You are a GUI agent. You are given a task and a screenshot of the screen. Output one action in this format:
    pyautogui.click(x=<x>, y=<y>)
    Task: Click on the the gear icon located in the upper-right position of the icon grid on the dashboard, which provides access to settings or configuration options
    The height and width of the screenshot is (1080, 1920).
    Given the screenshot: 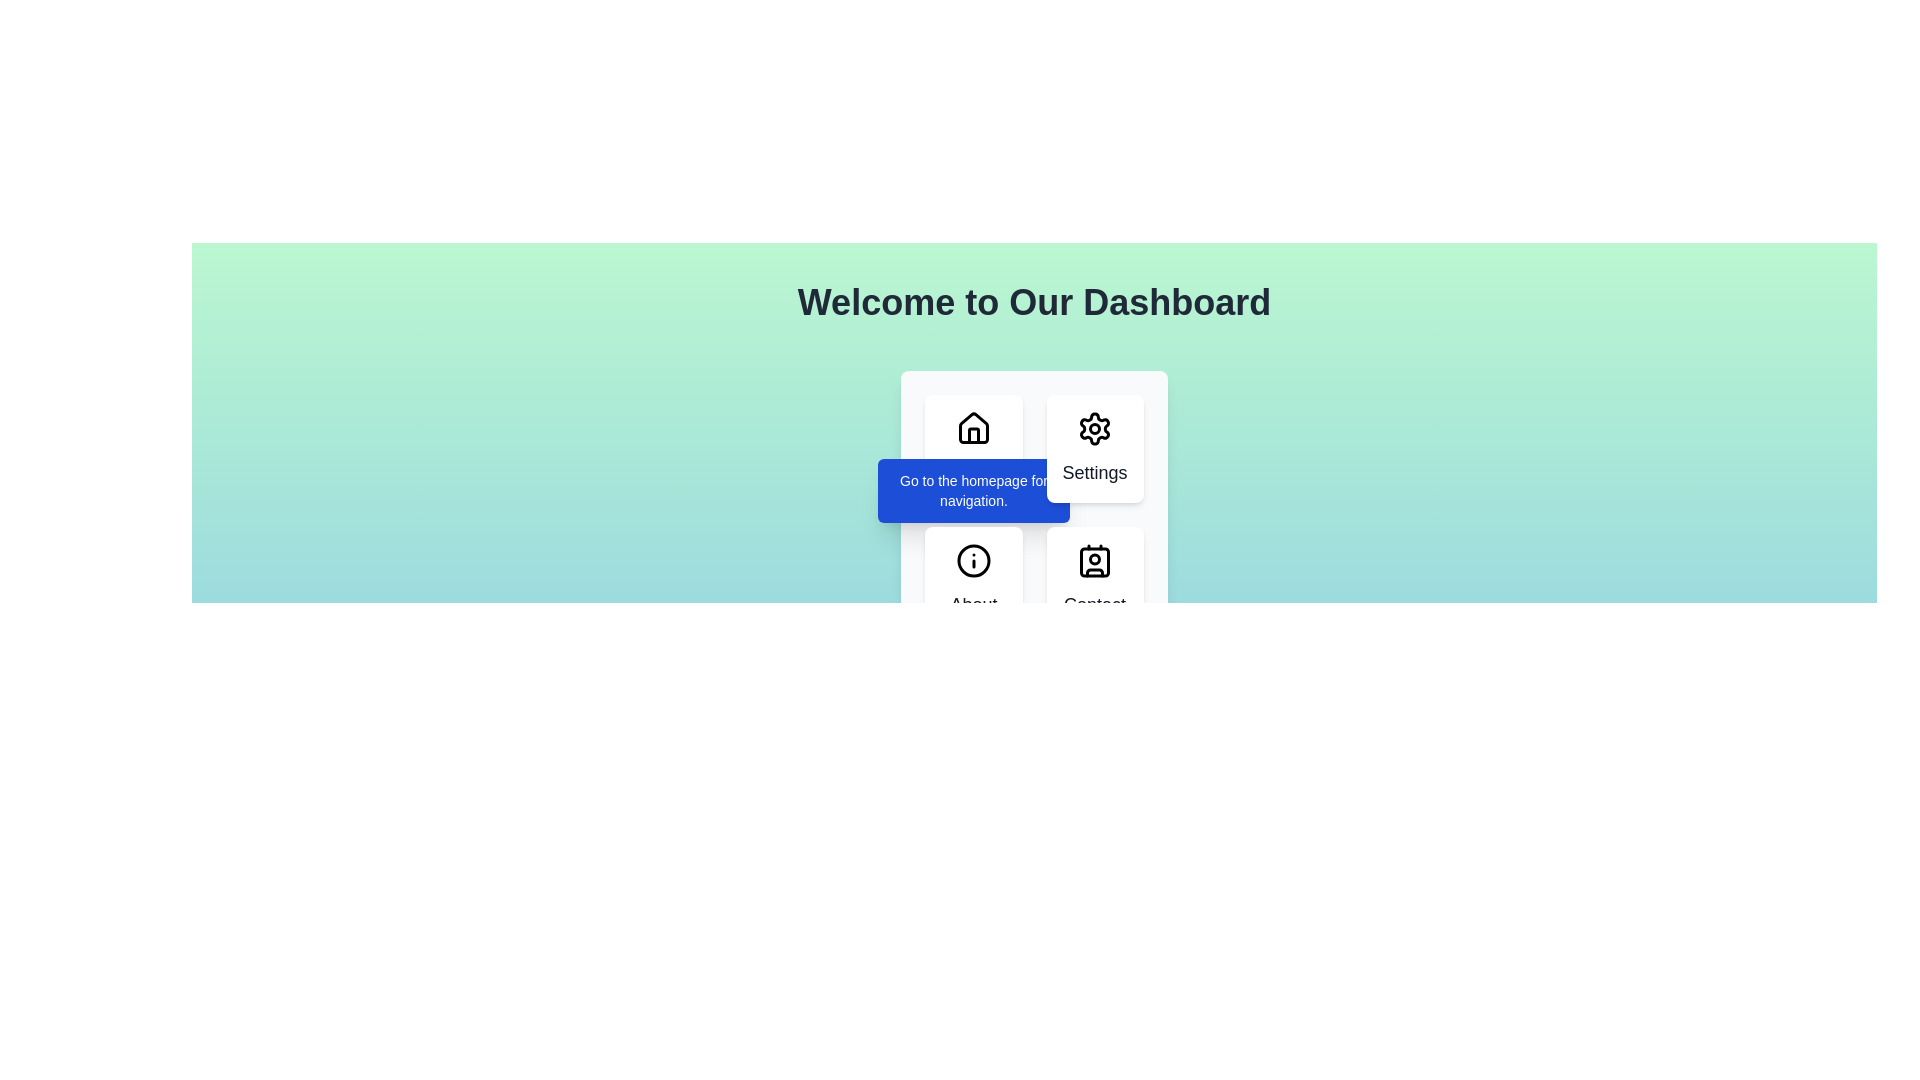 What is the action you would take?
    pyautogui.click(x=1093, y=427)
    